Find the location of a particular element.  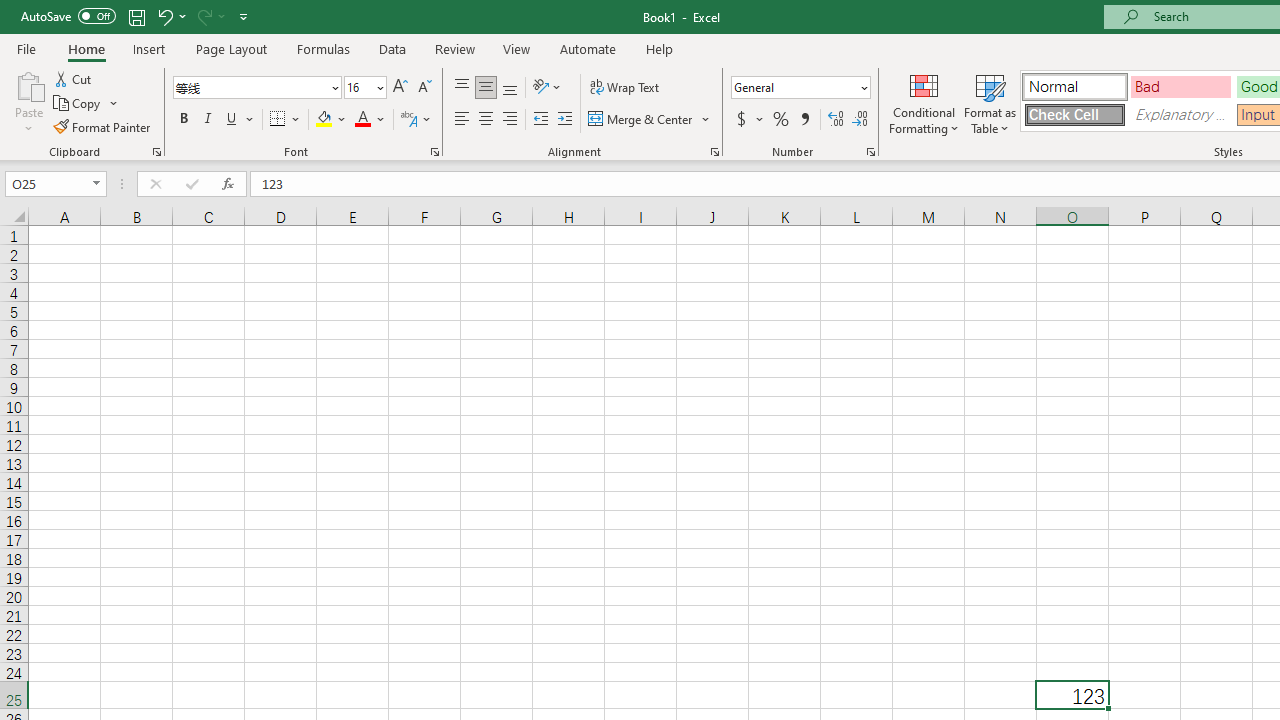

'Format Cell Alignment' is located at coordinates (714, 150).